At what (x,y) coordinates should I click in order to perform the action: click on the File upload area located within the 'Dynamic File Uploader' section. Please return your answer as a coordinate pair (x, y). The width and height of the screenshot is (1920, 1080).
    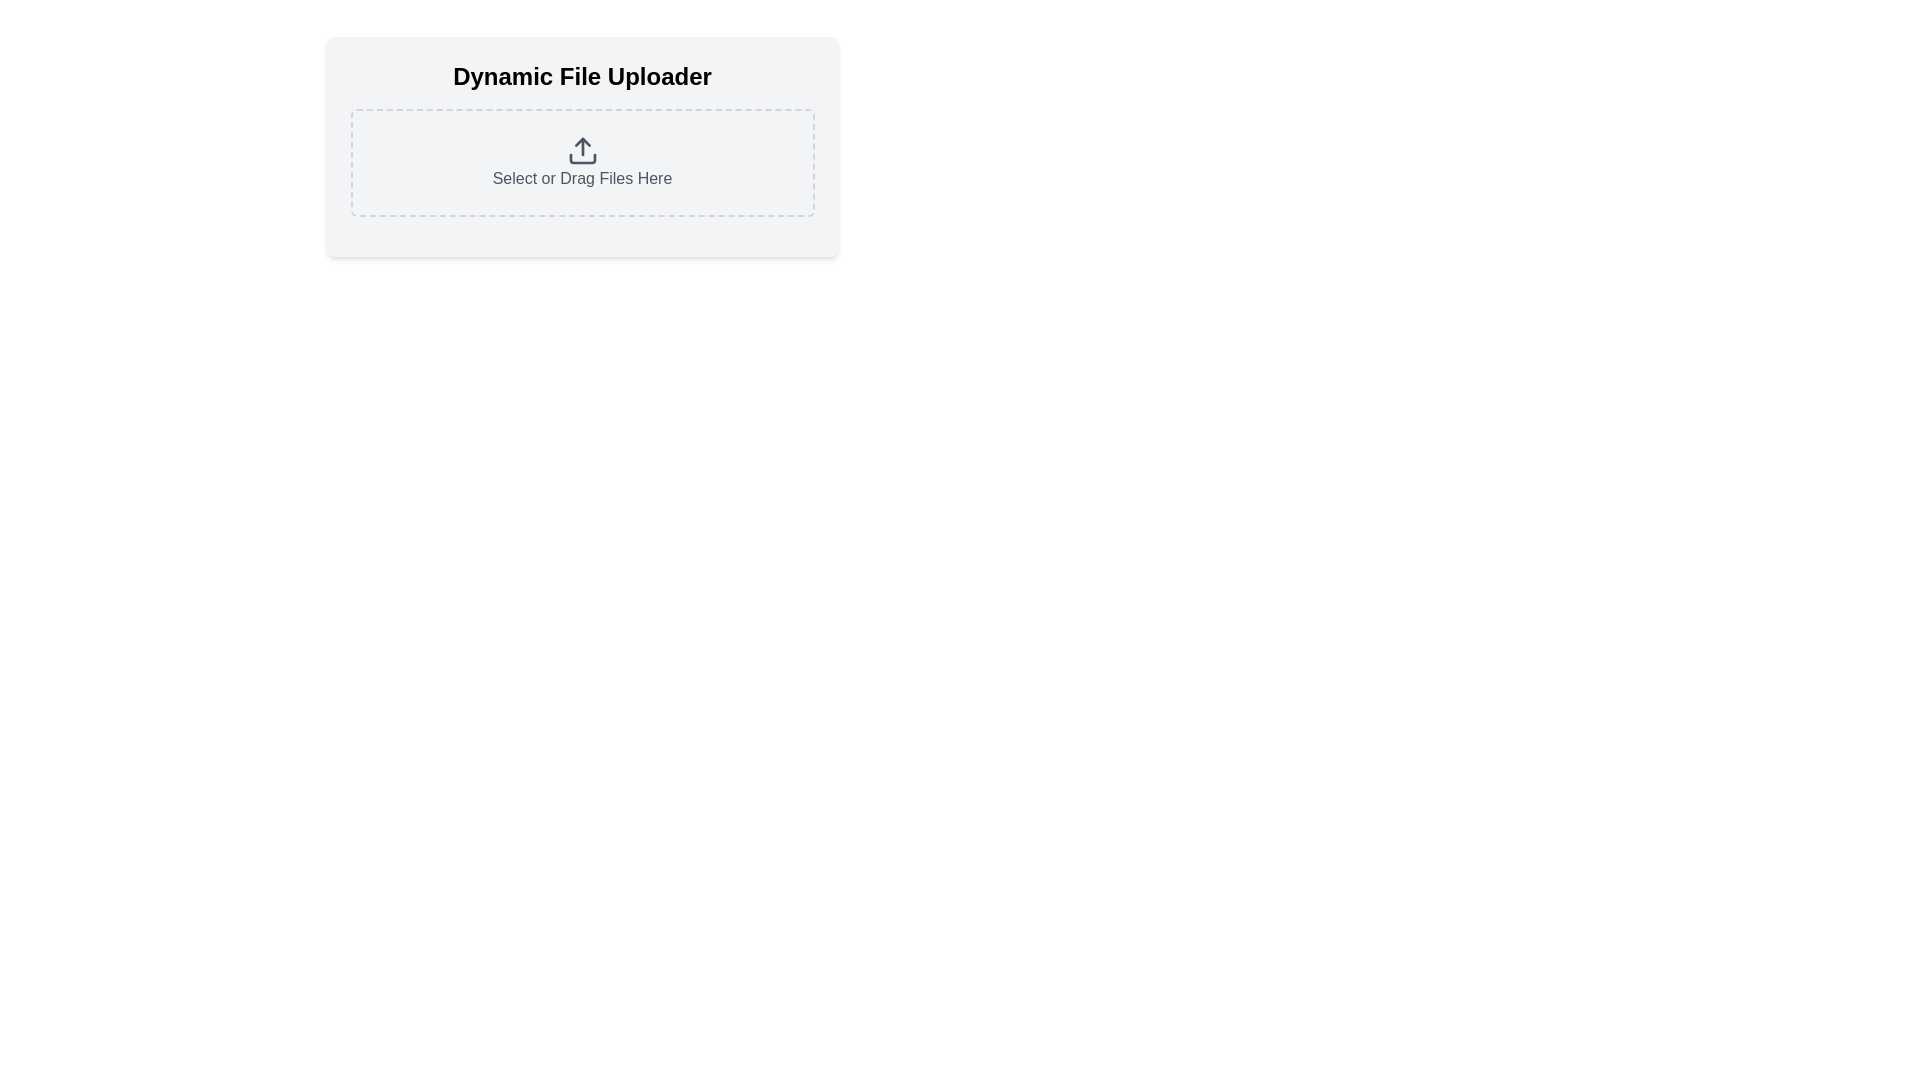
    Looking at the image, I should click on (581, 161).